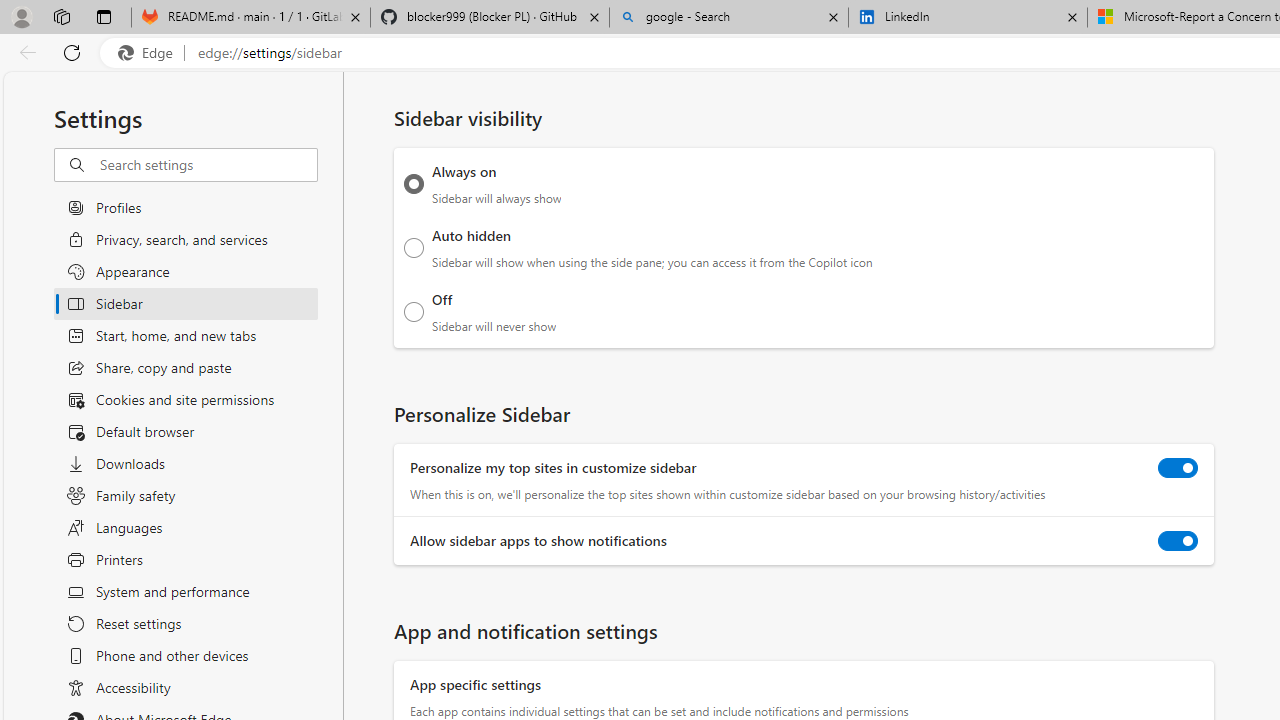 This screenshot has height=720, width=1280. I want to click on 'Search settings', so click(208, 164).